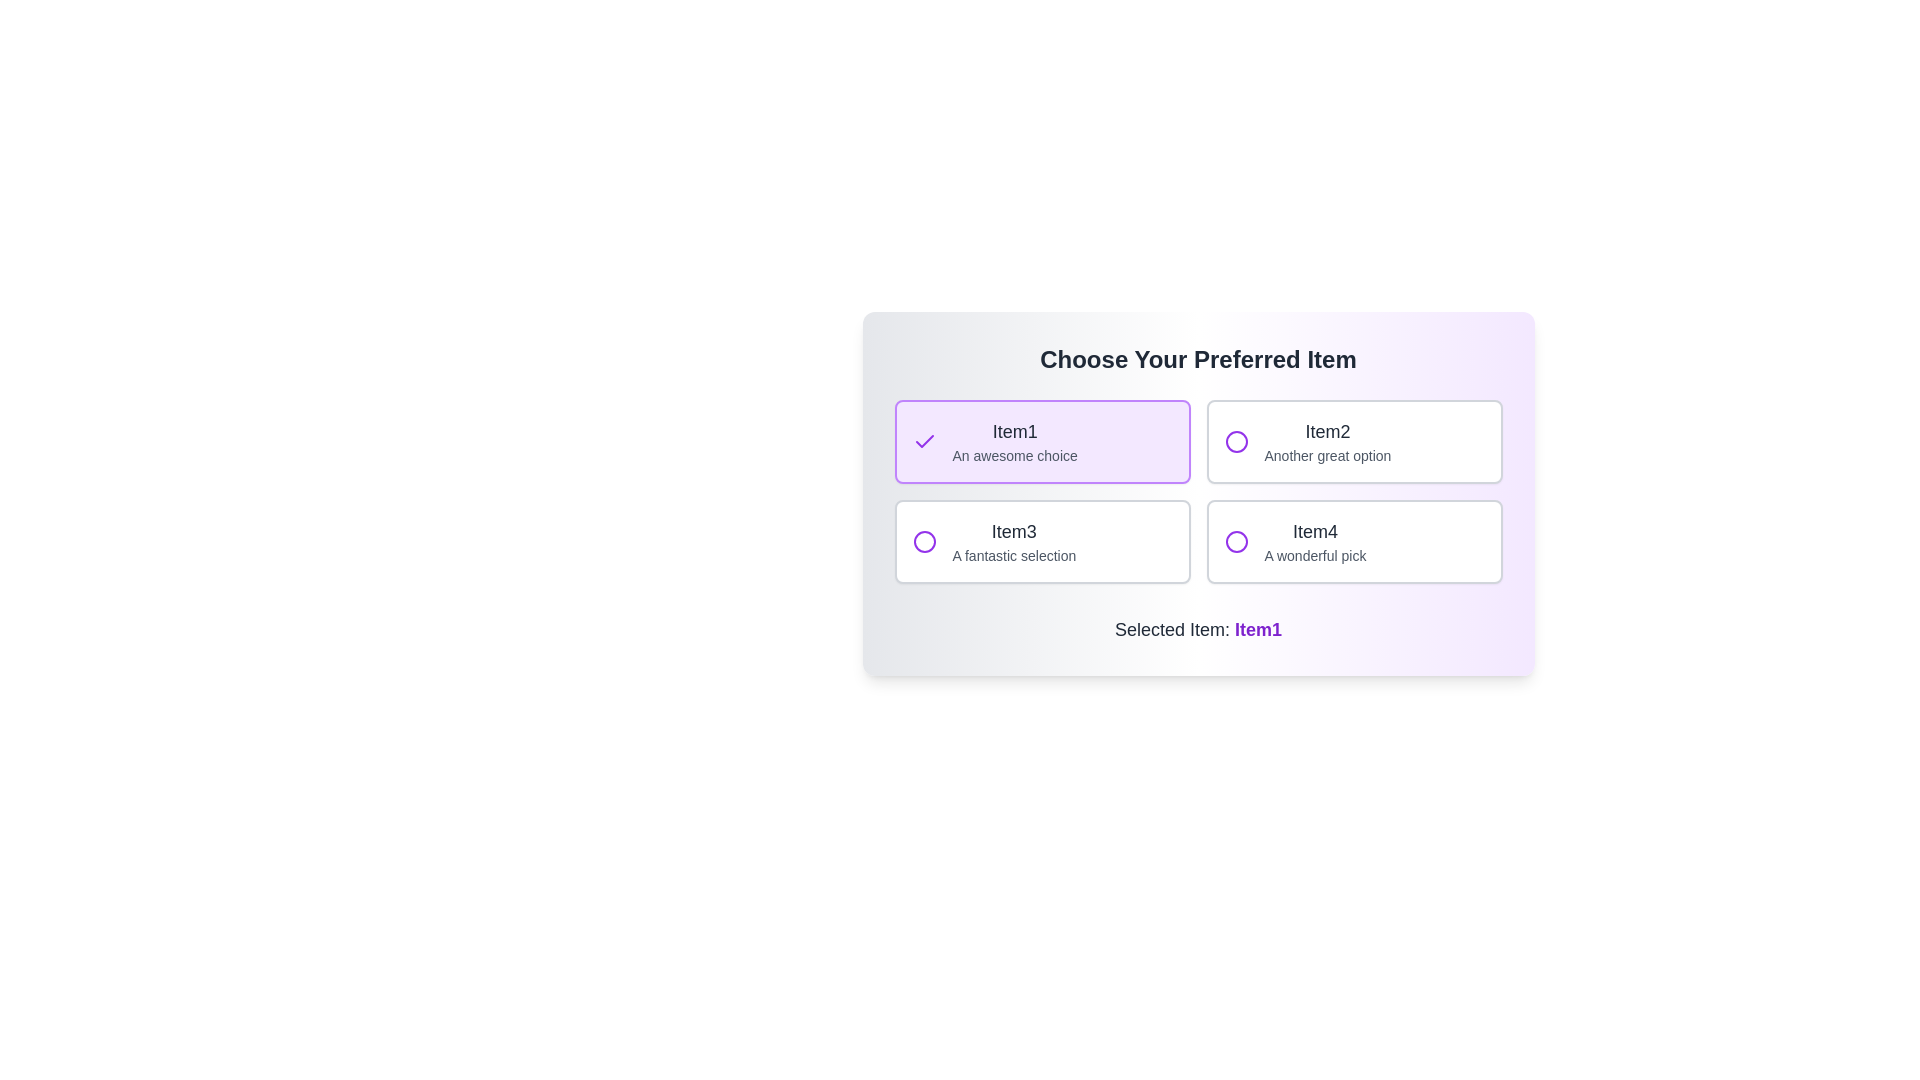 Image resolution: width=1920 pixels, height=1080 pixels. I want to click on the visual indicator icon representing the selection state for 'Item2', located to the left of the text 'Item2' in the selectable options grid, so click(1235, 441).